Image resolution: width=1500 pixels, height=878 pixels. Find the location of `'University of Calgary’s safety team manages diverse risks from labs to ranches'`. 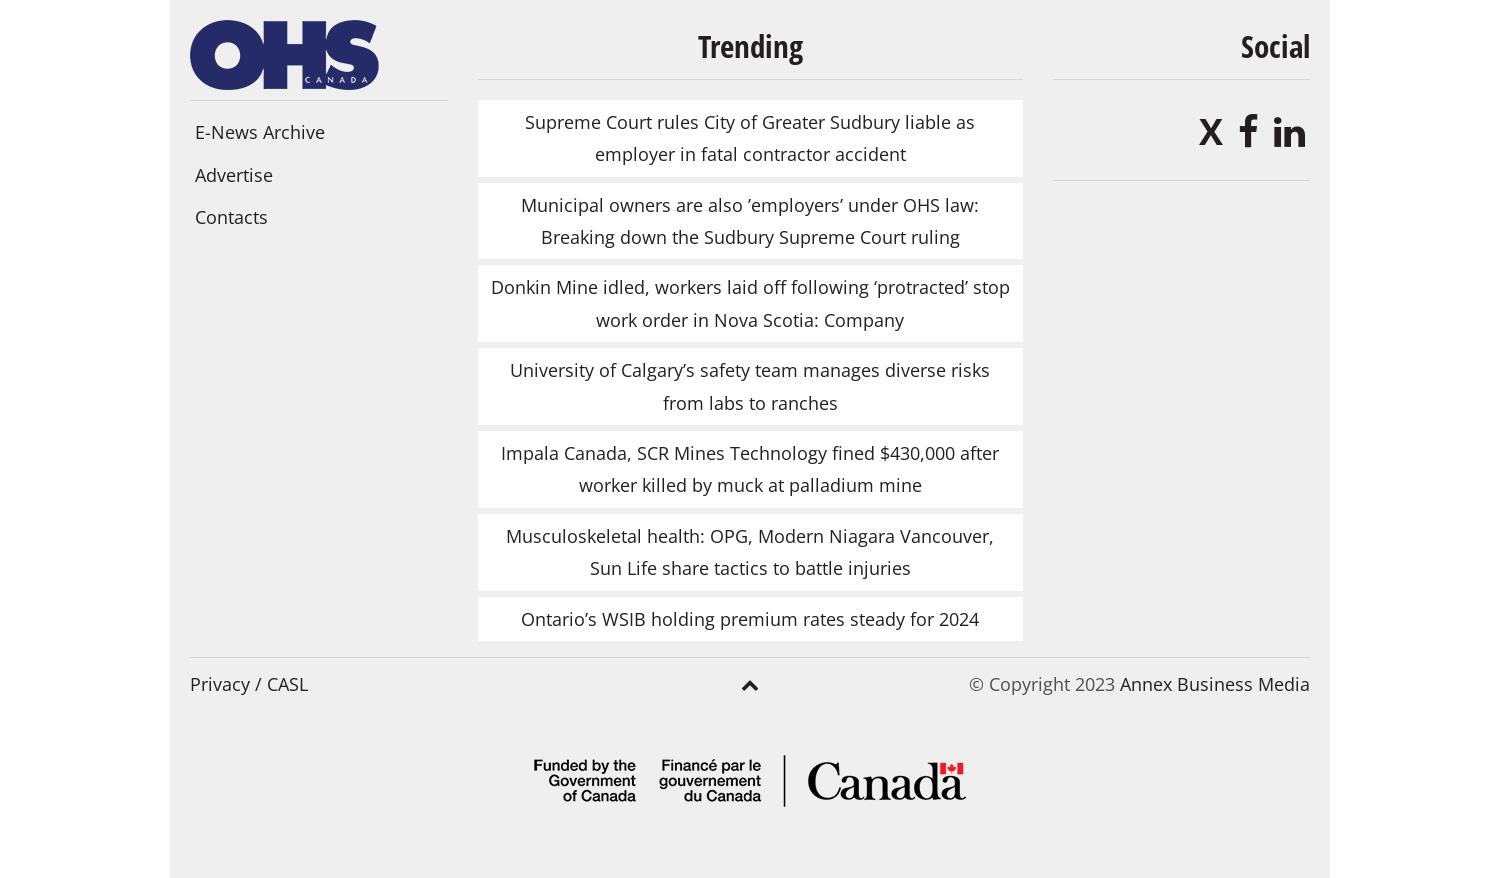

'University of Calgary’s safety team manages diverse risks from labs to ranches' is located at coordinates (510, 384).